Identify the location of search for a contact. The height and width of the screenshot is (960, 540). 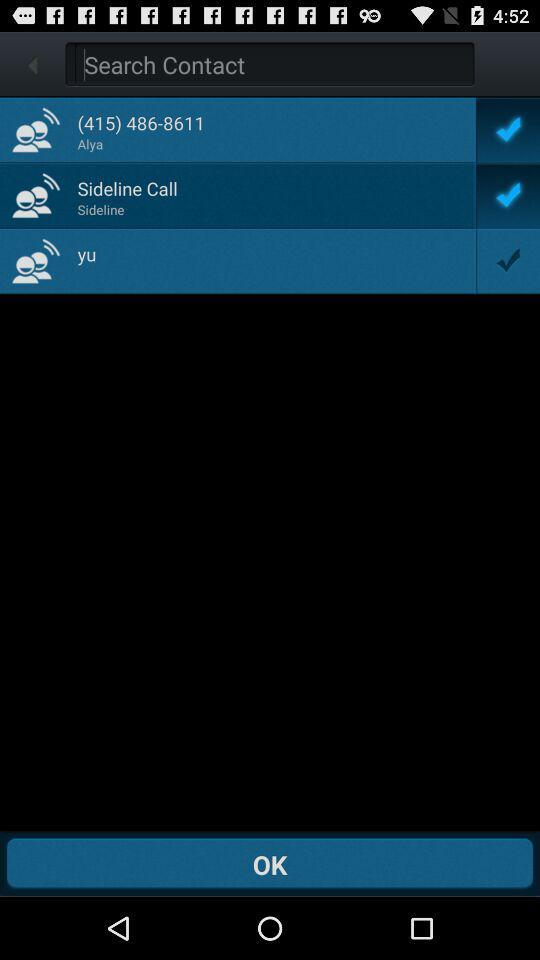
(273, 64).